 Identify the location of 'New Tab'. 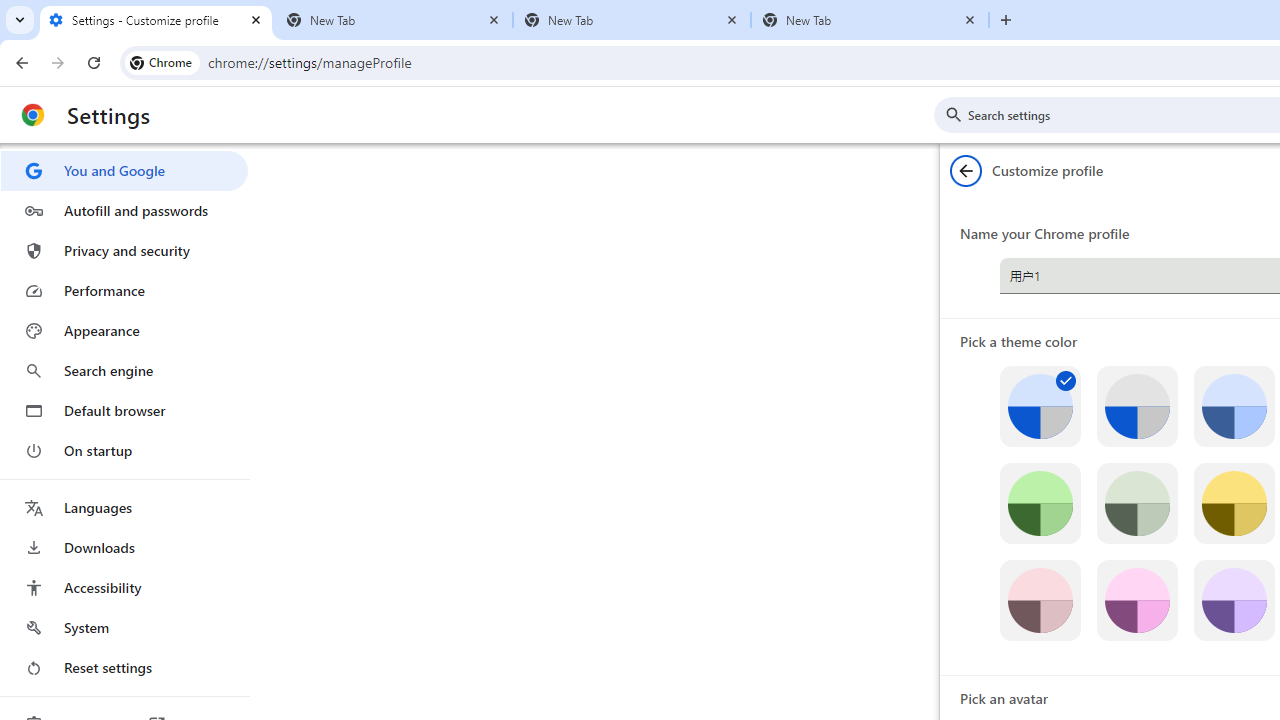
(870, 20).